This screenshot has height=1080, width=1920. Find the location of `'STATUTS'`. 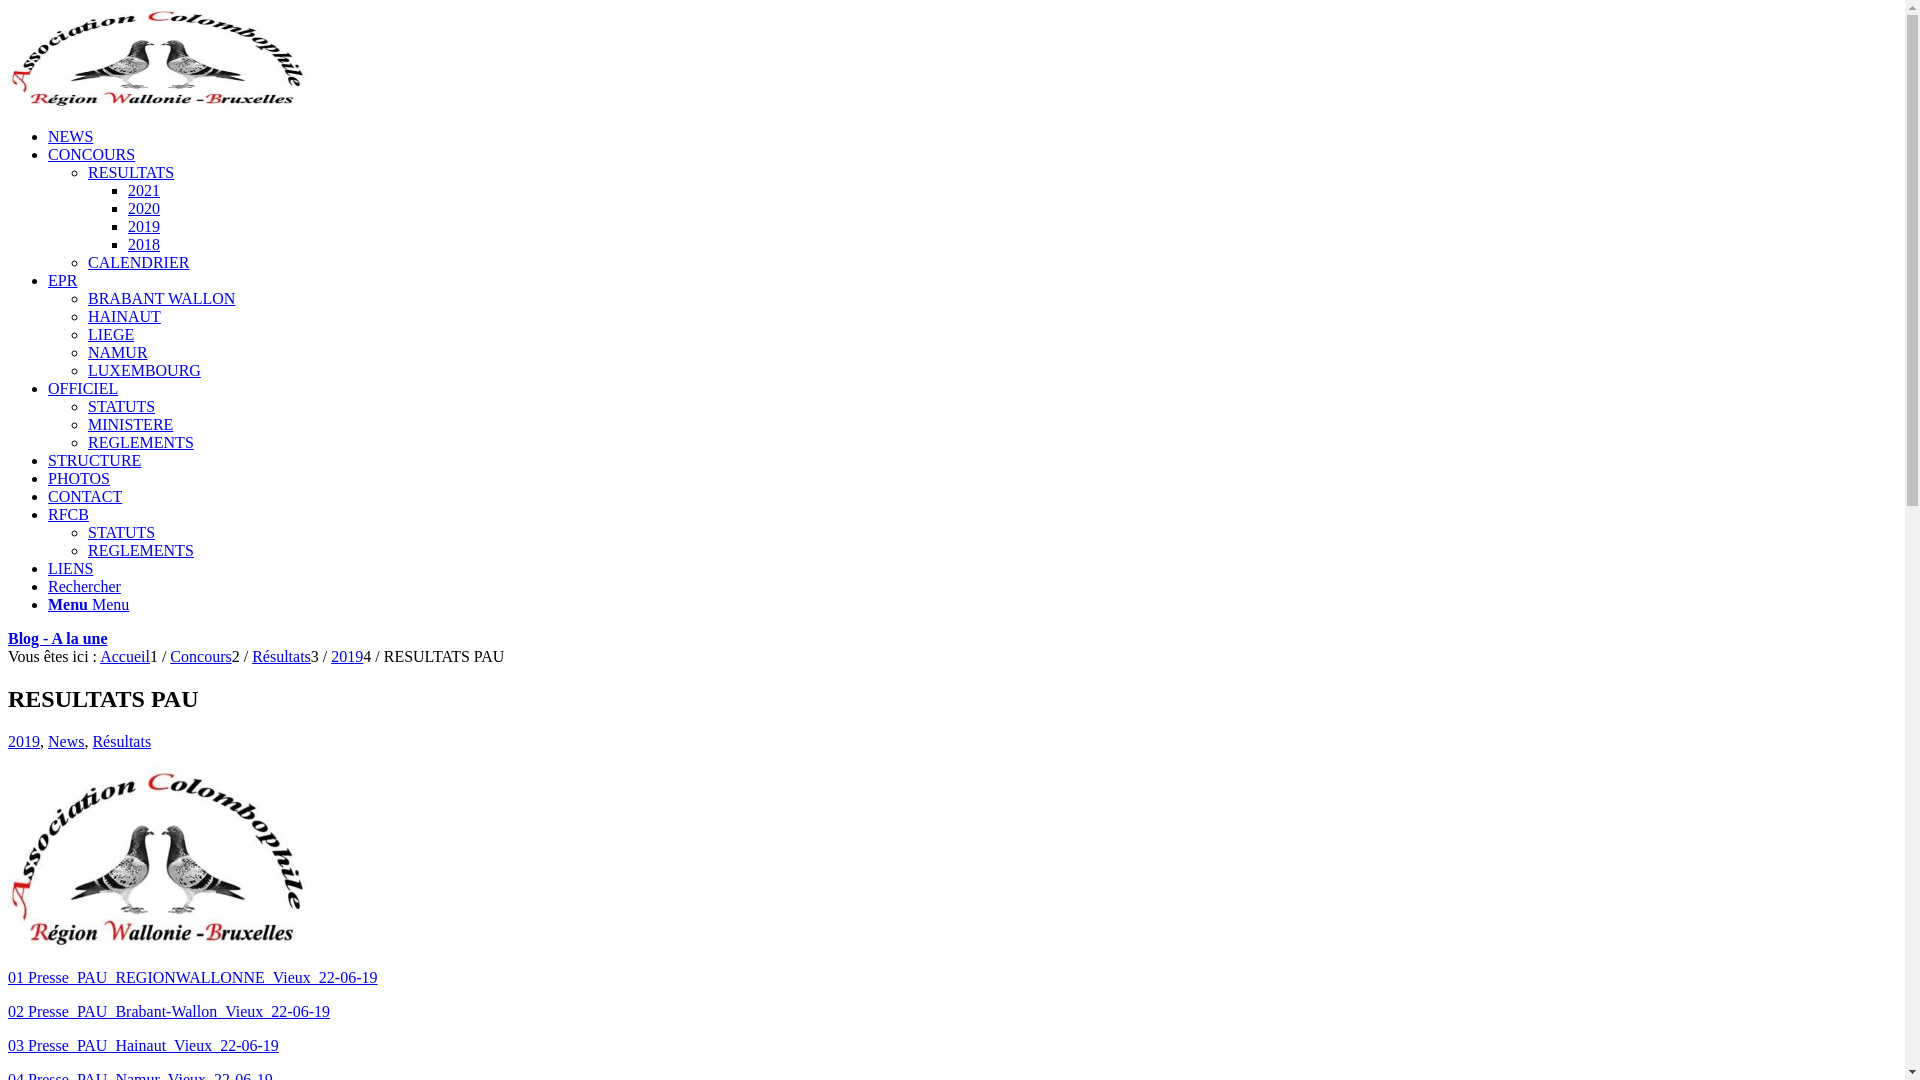

'STATUTS' is located at coordinates (120, 405).